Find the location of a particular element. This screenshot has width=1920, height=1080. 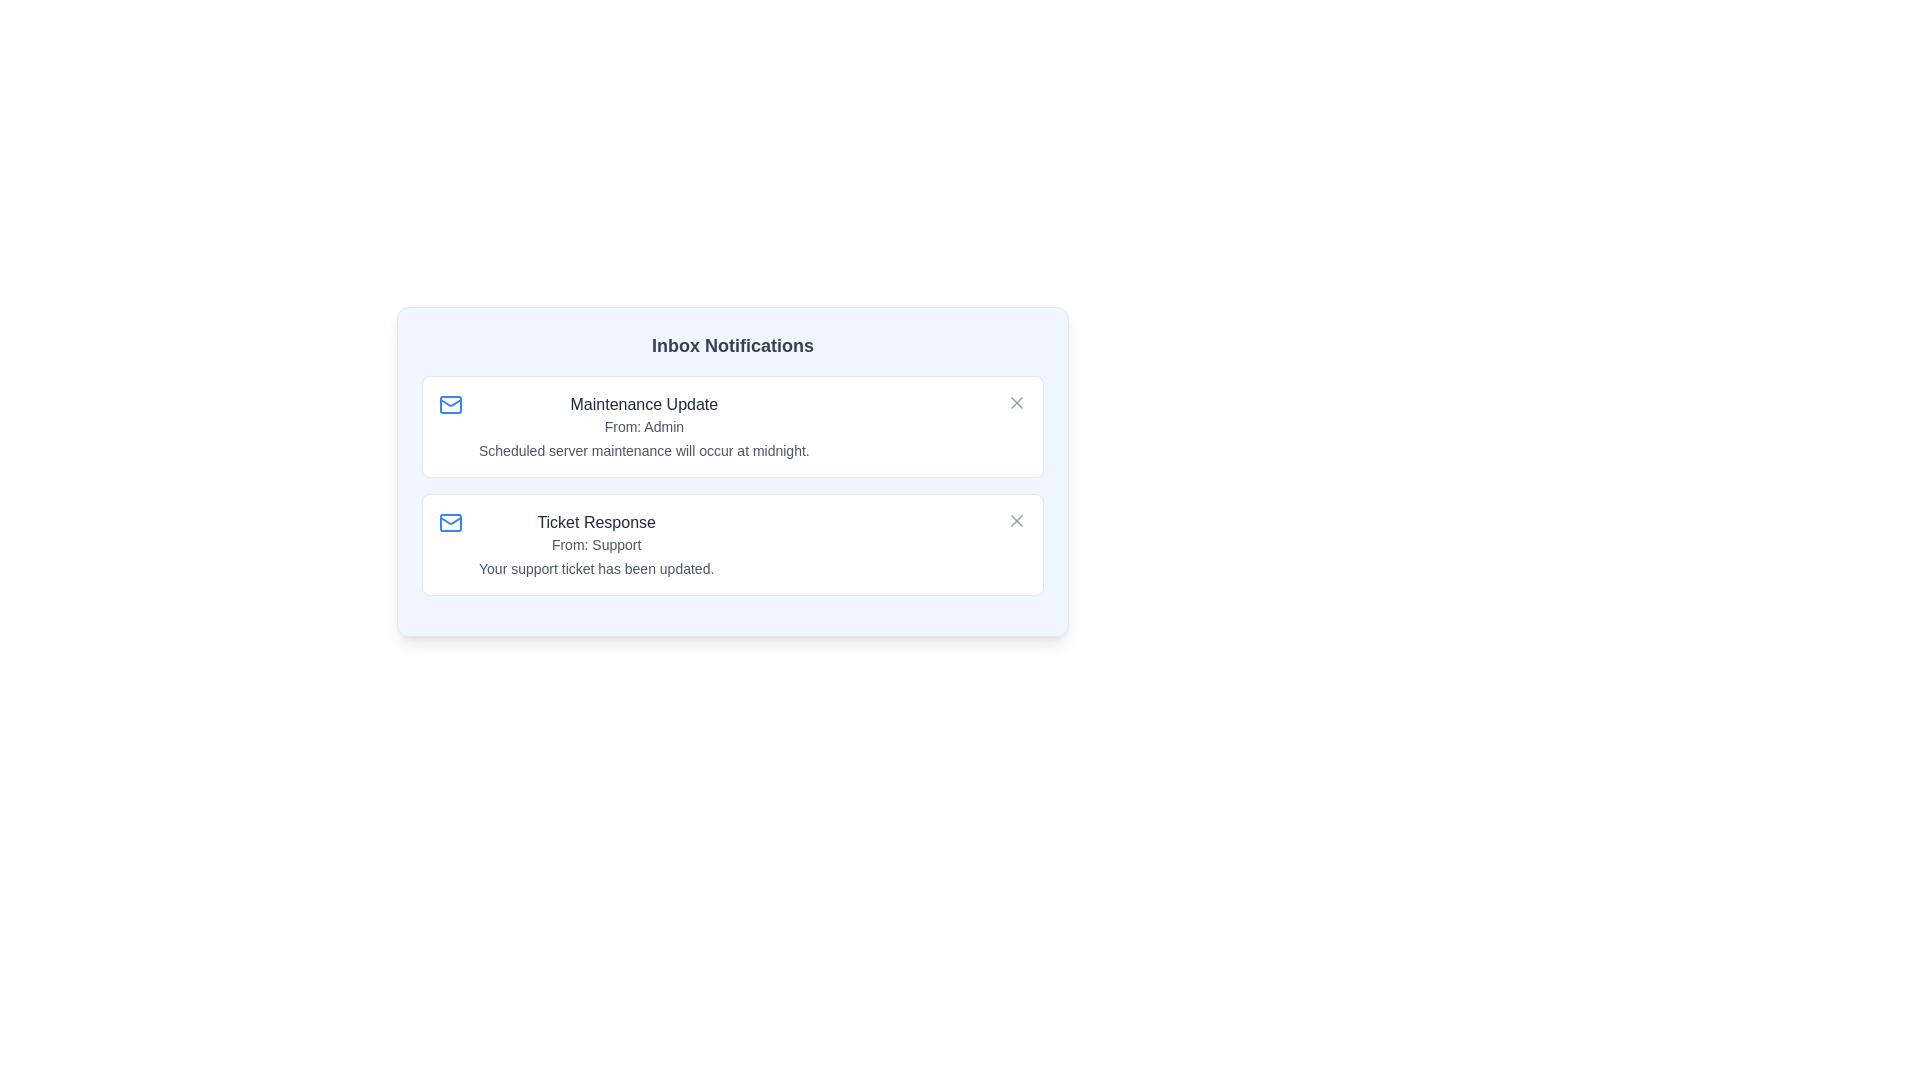

the 'X' button of the notification with subject Ticket Response is located at coordinates (1017, 519).